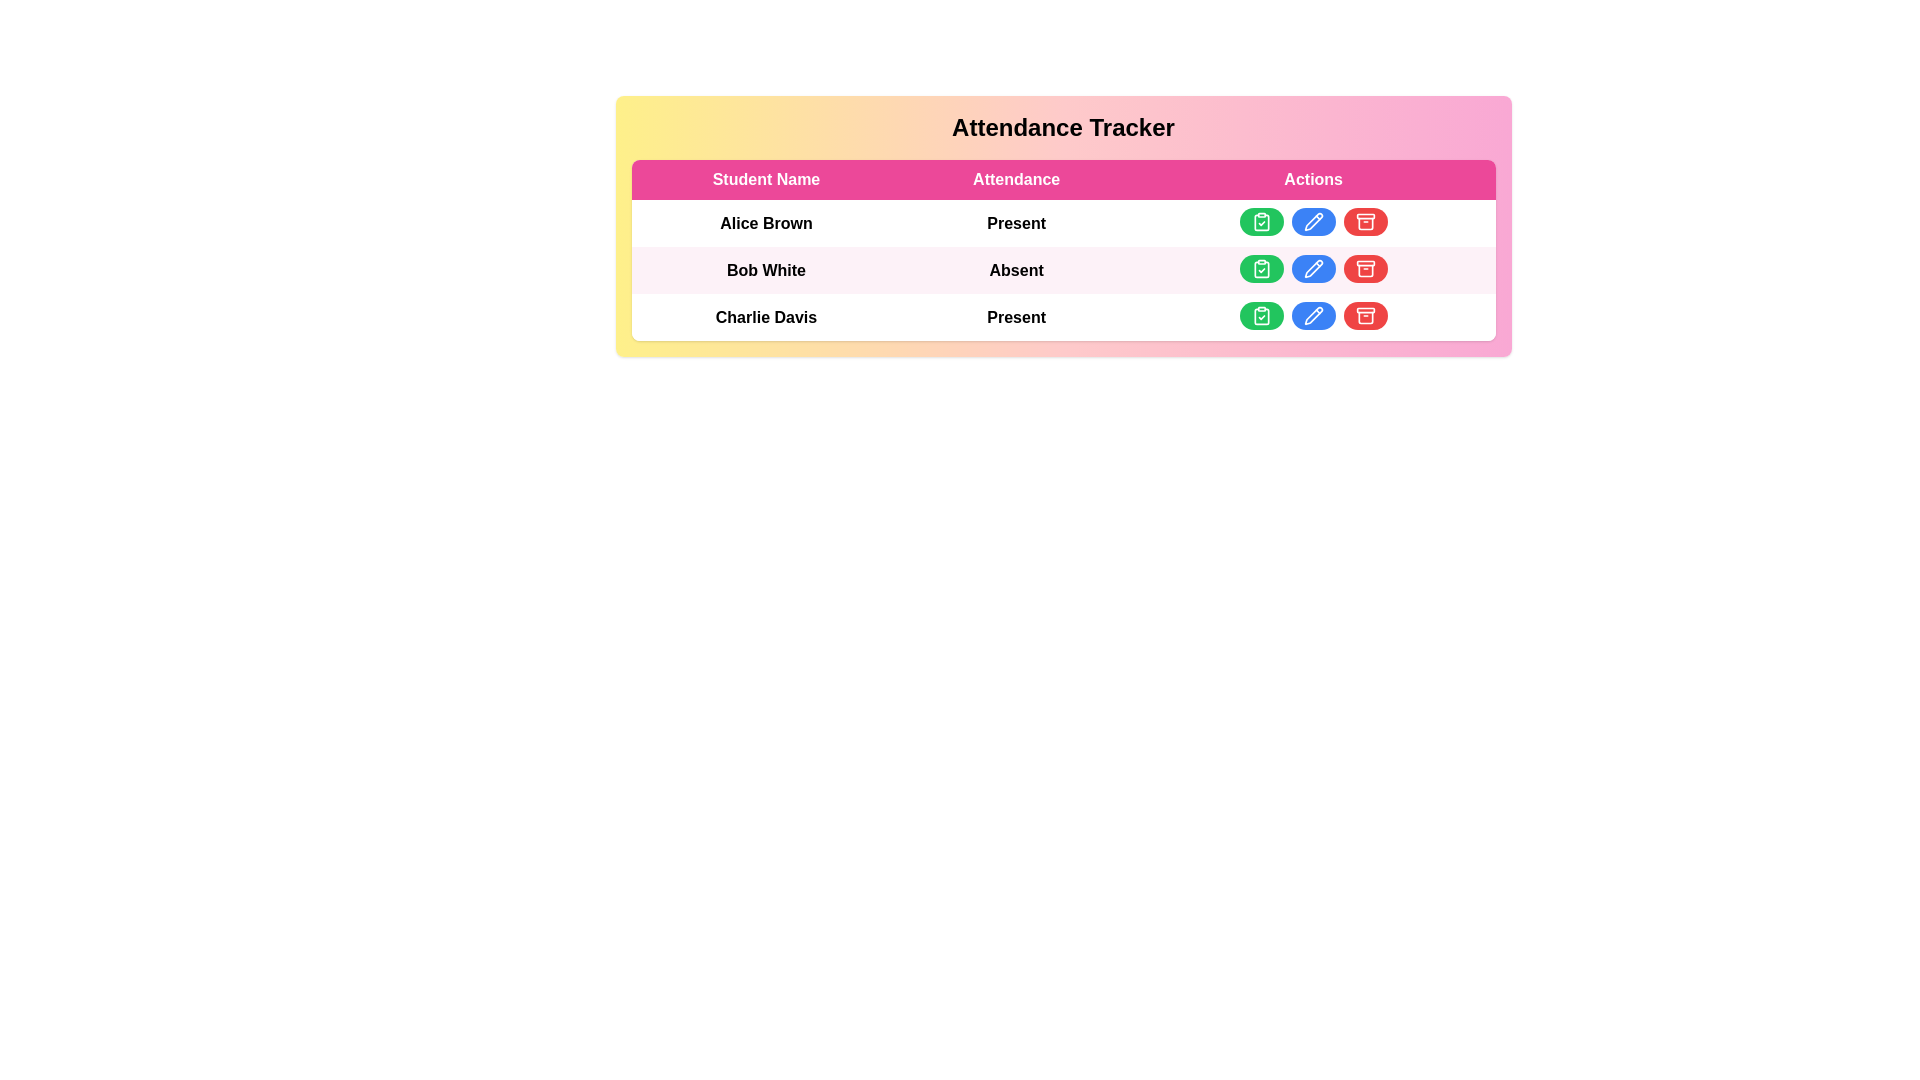  Describe the element at coordinates (1364, 315) in the screenshot. I see `'archive record' button for the student with name Charlie Davis` at that location.